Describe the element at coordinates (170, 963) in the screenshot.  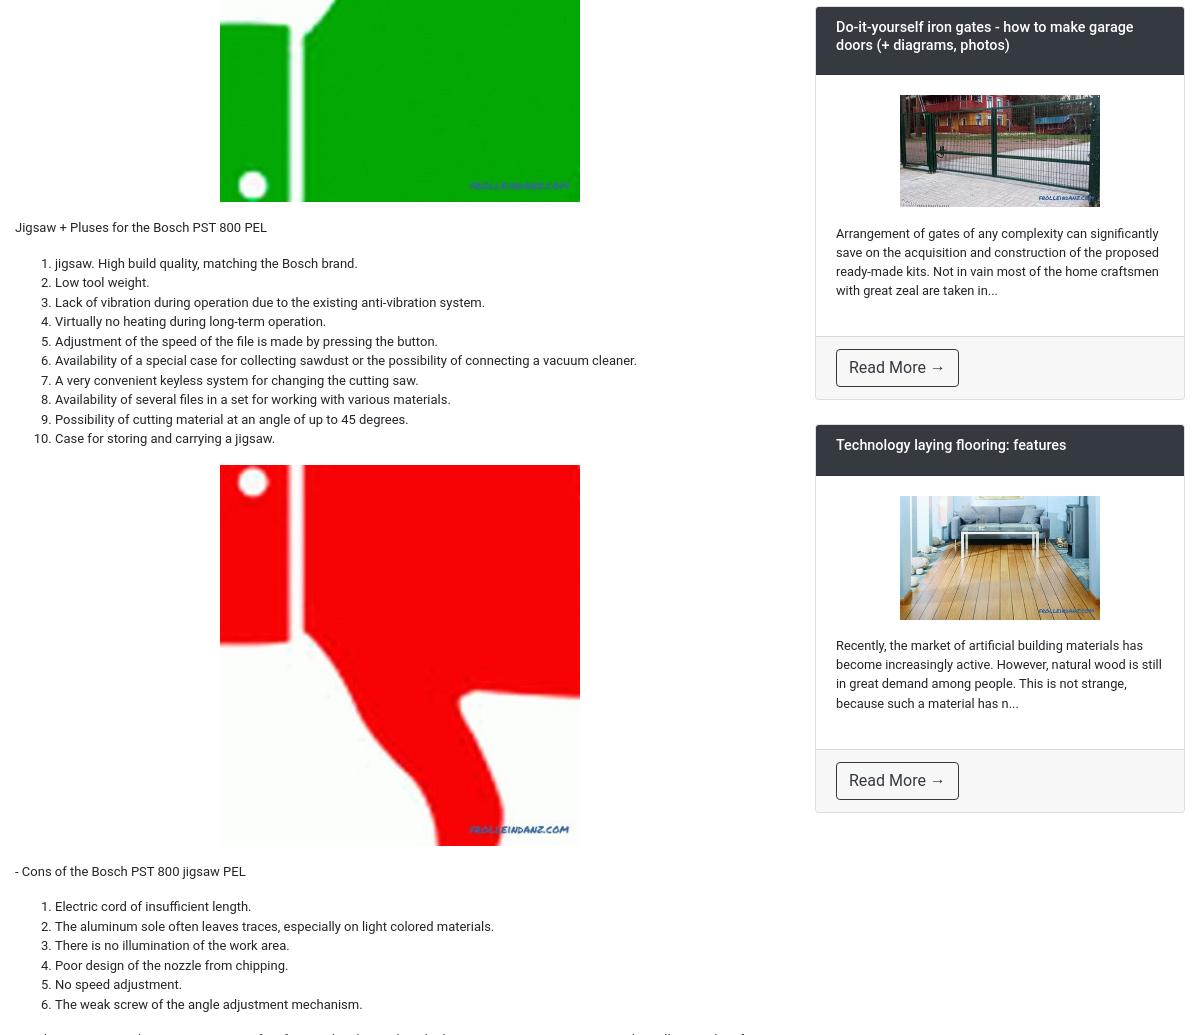
I see `'Poor design of the nozzle from chipping.'` at that location.